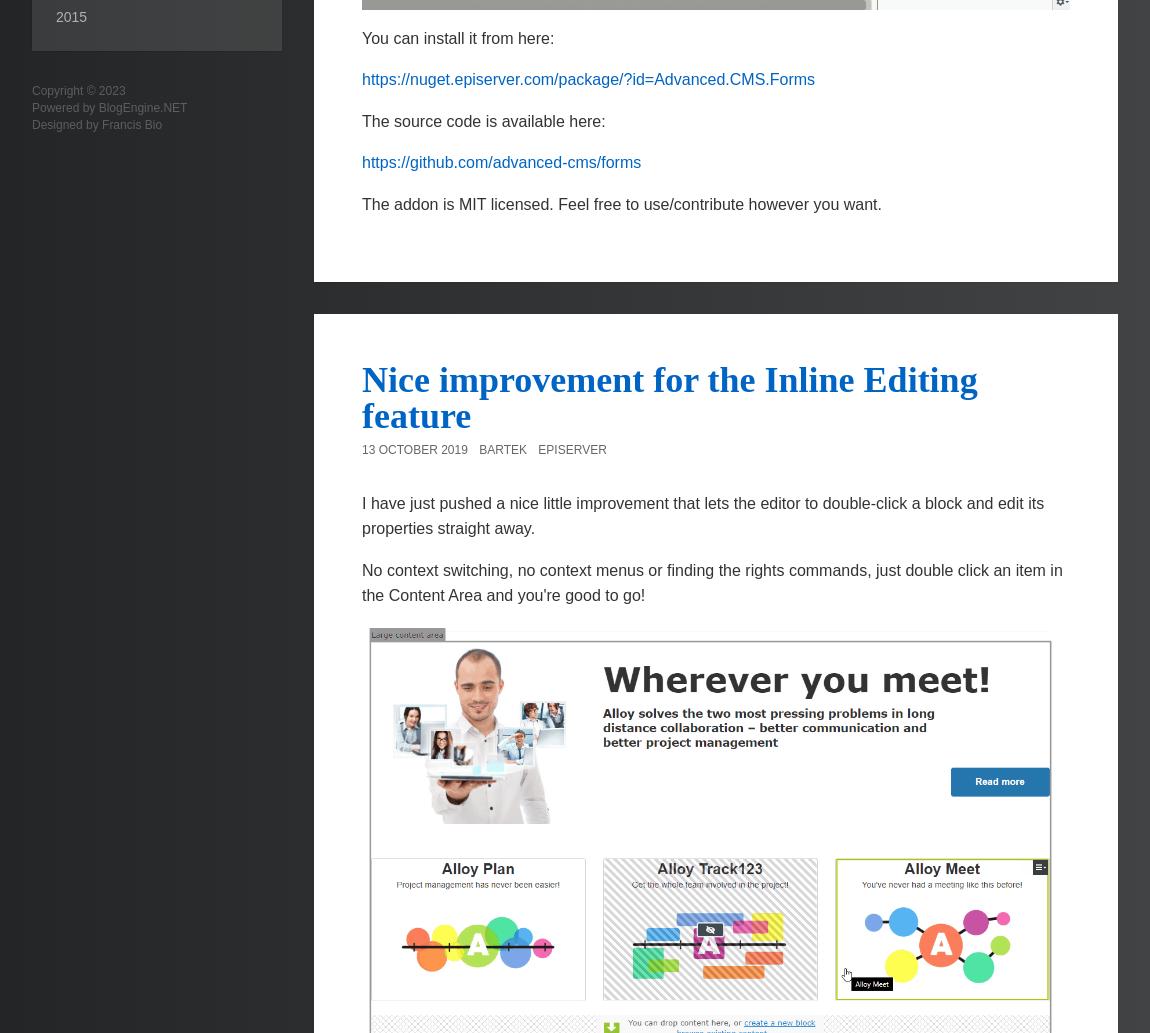 This screenshot has width=1150, height=1033. I want to click on 'Designed by', so click(66, 123).